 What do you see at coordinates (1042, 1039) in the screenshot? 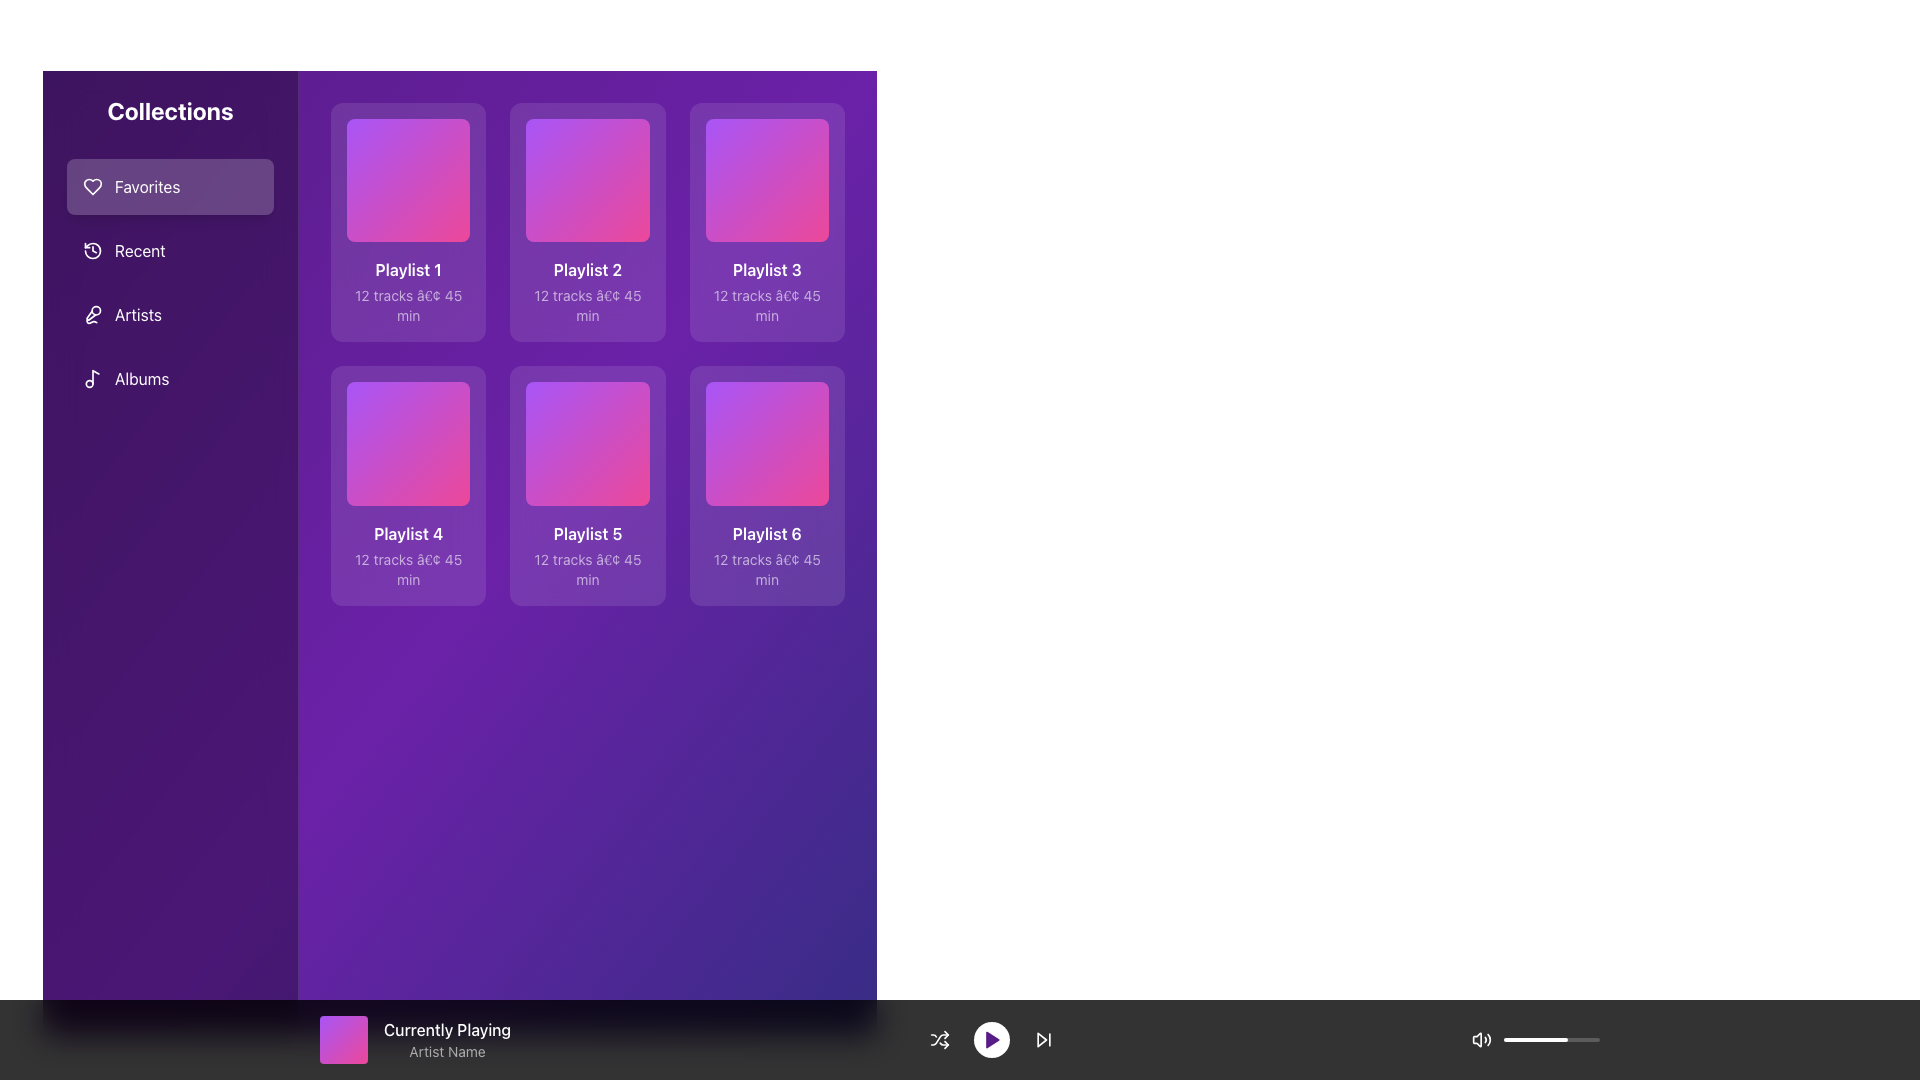
I see `the rightmost 'skip forward' button in the playback toolbar to jump to the next track or segment` at bounding box center [1042, 1039].